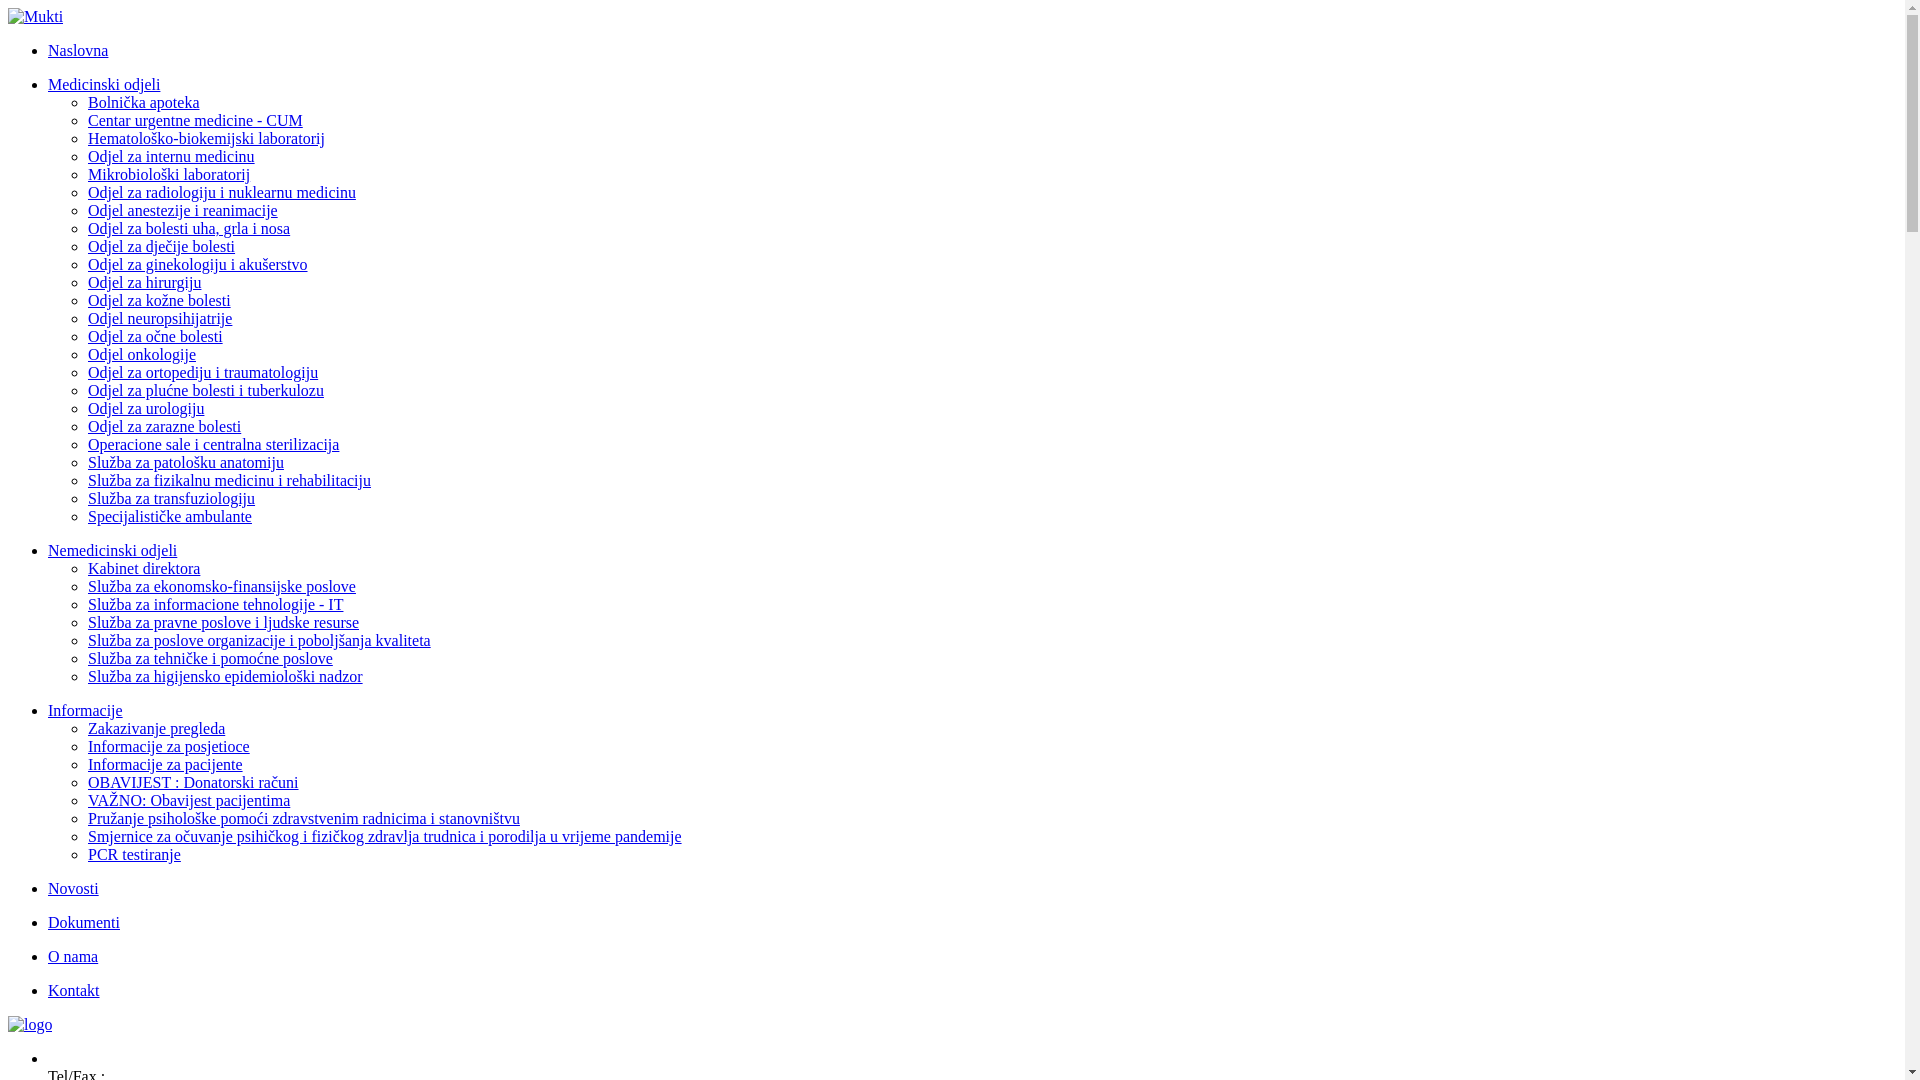 The width and height of the screenshot is (1920, 1080). Describe the element at coordinates (111, 550) in the screenshot. I see `'Nemedicinski odjeli'` at that location.